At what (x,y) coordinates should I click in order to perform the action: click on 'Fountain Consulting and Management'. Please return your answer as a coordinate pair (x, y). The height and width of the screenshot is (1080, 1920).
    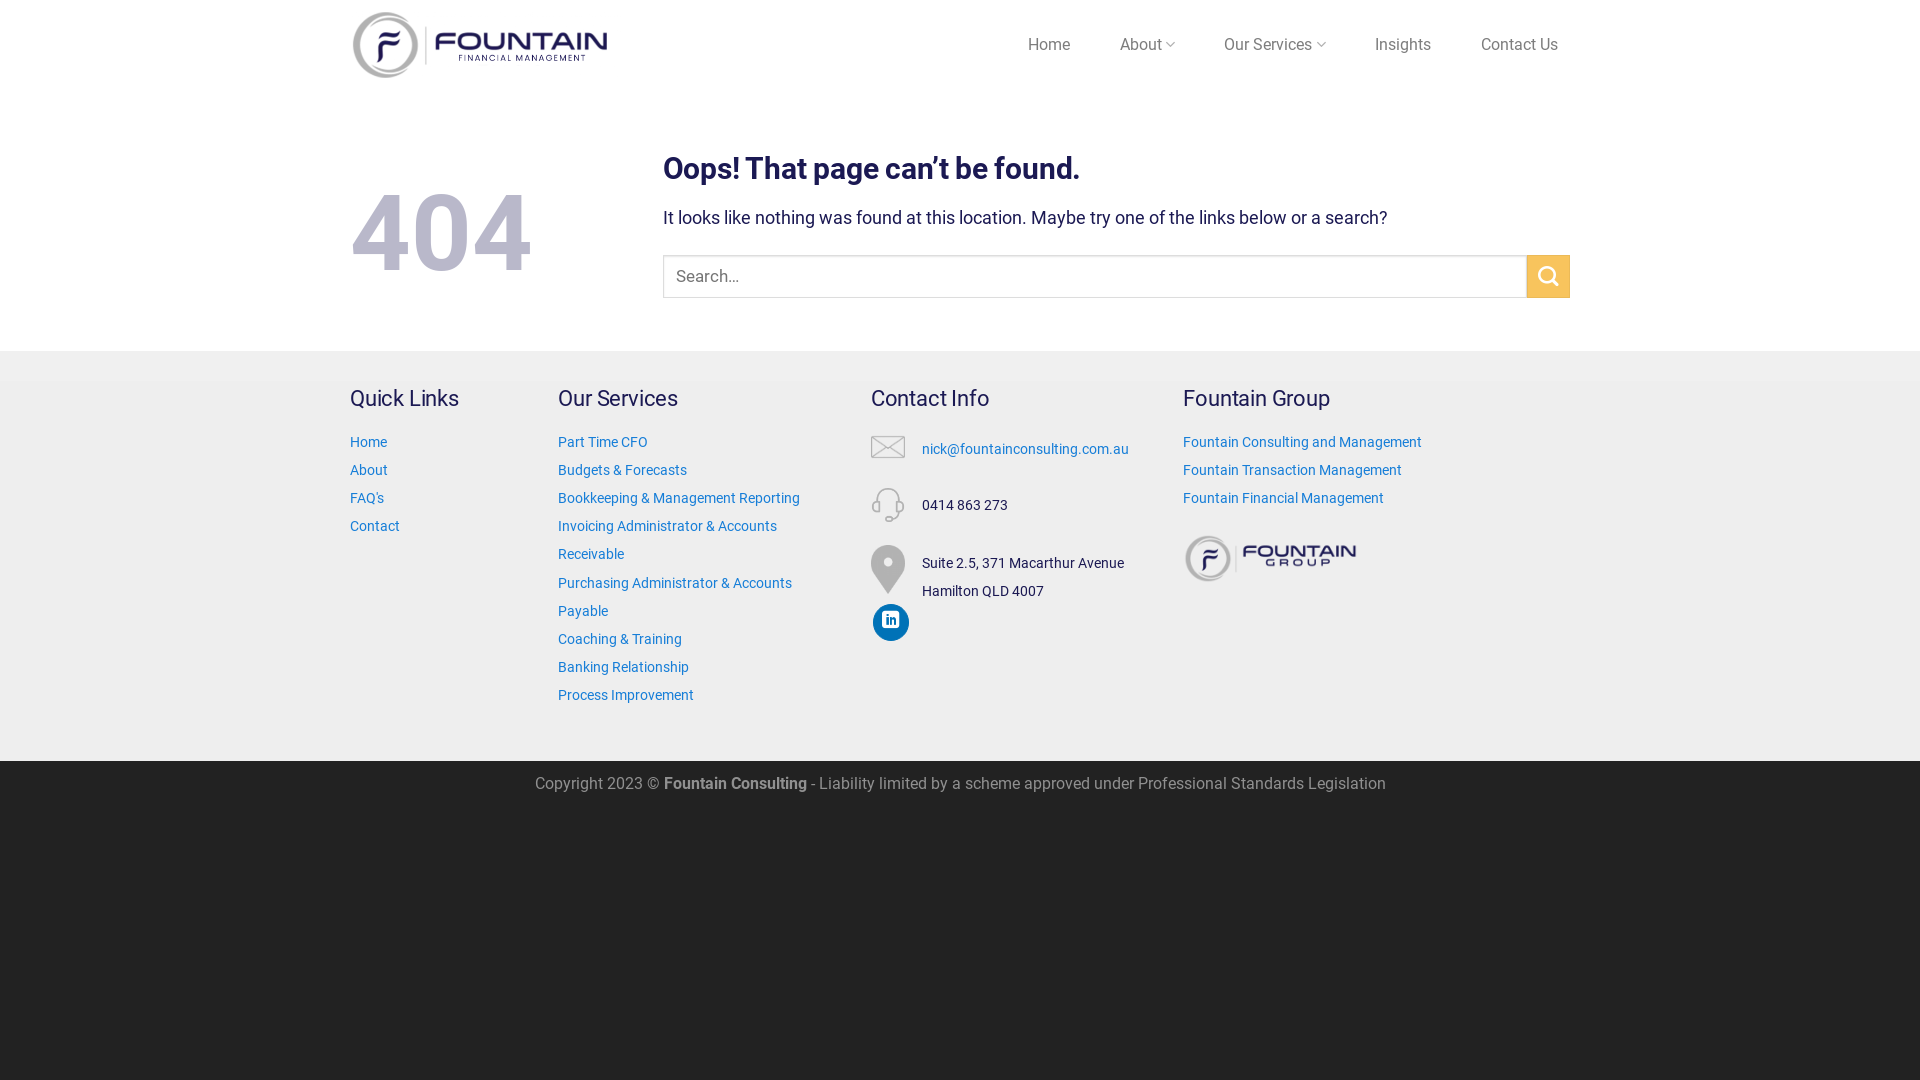
    Looking at the image, I should click on (1302, 441).